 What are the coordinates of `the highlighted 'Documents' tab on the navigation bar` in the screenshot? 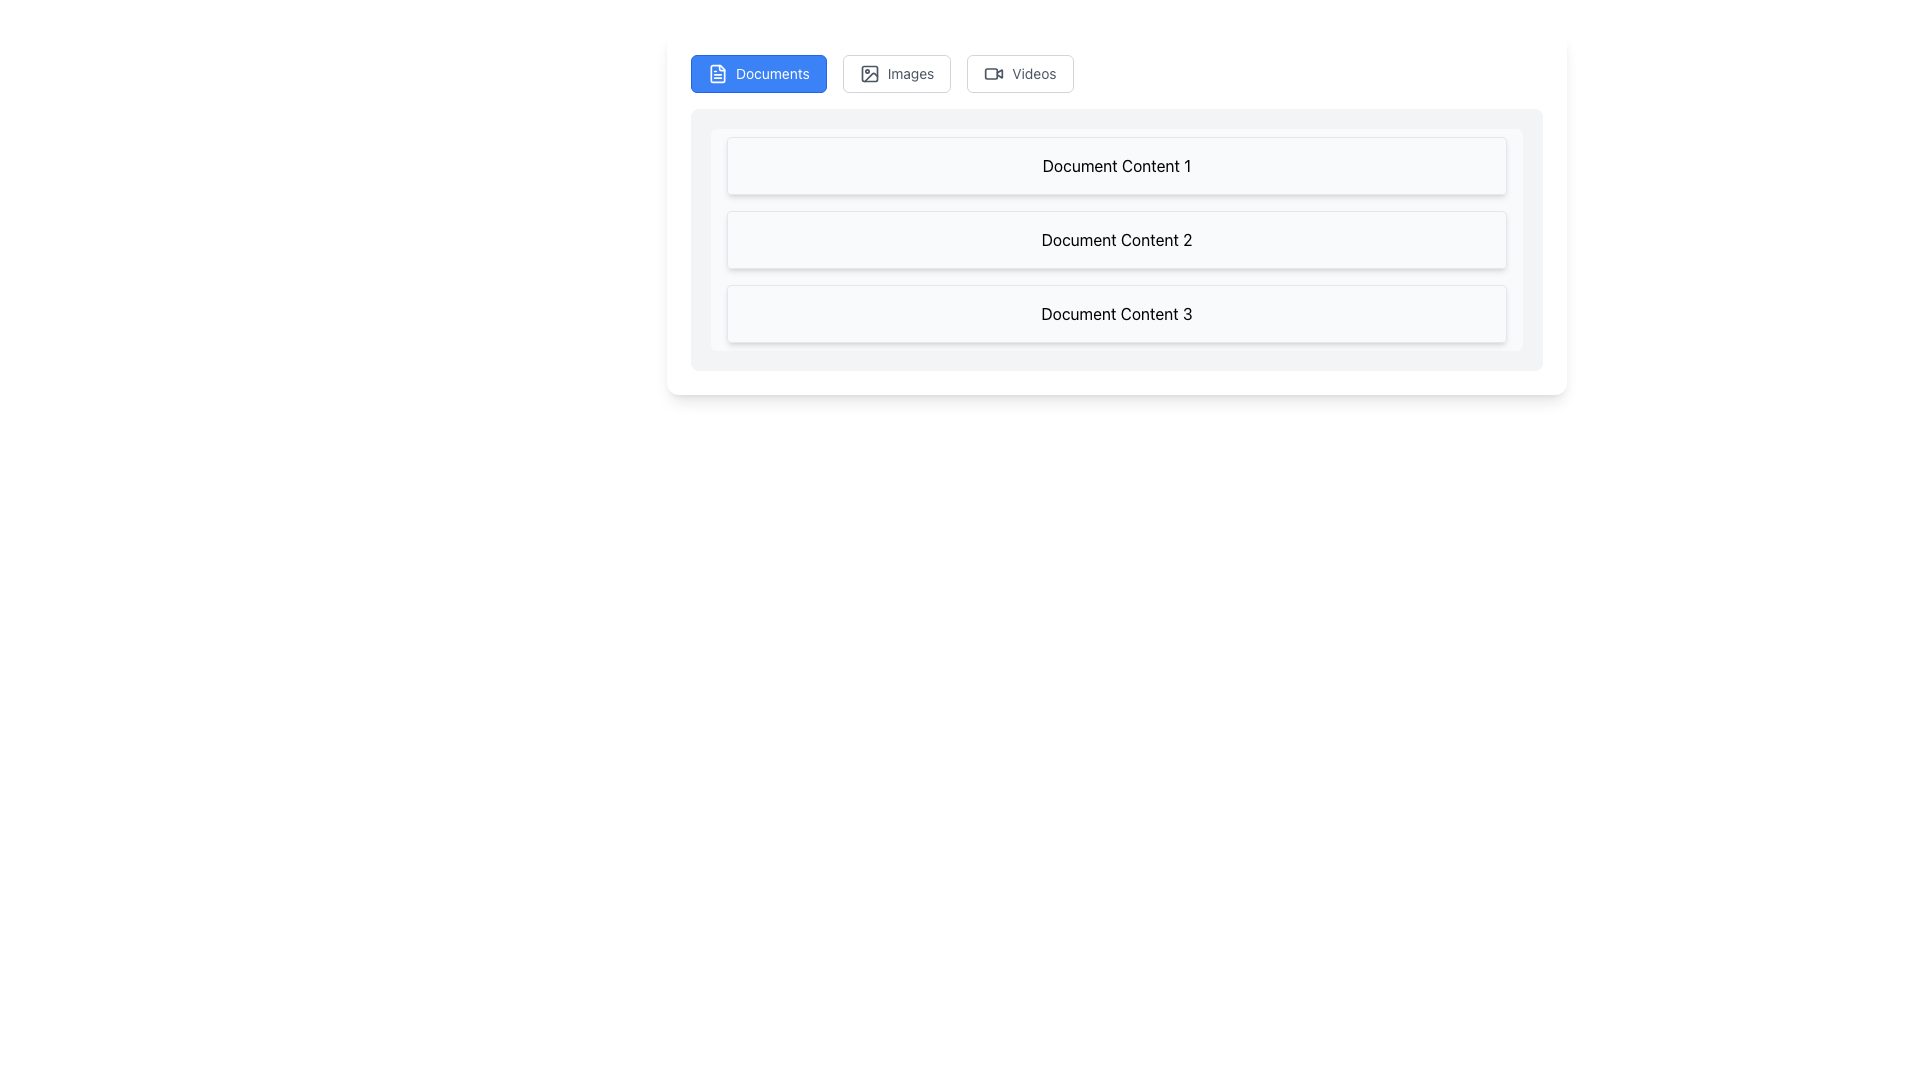 It's located at (1116, 72).